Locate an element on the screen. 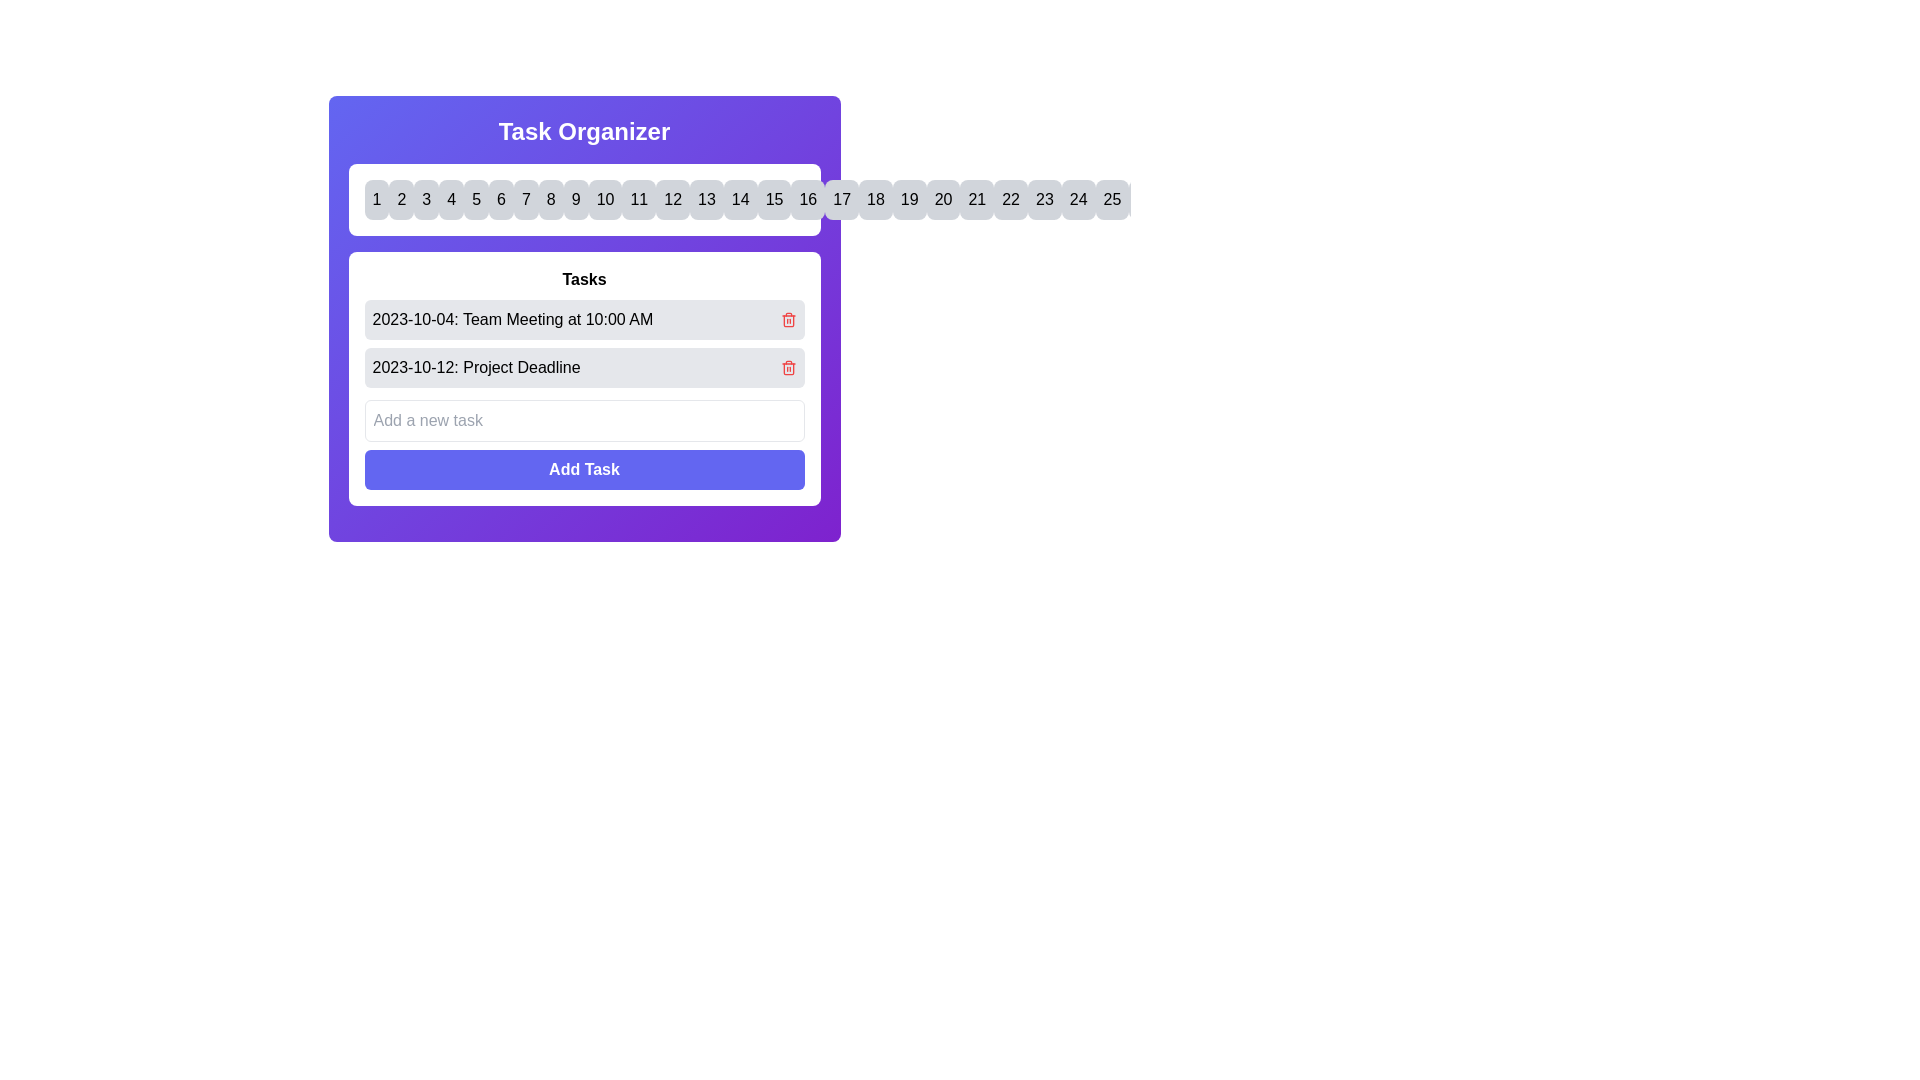 This screenshot has height=1080, width=1920. the button representing the 12th item in the horizontal sequence of numbers in the task organizer interface is located at coordinates (672, 200).